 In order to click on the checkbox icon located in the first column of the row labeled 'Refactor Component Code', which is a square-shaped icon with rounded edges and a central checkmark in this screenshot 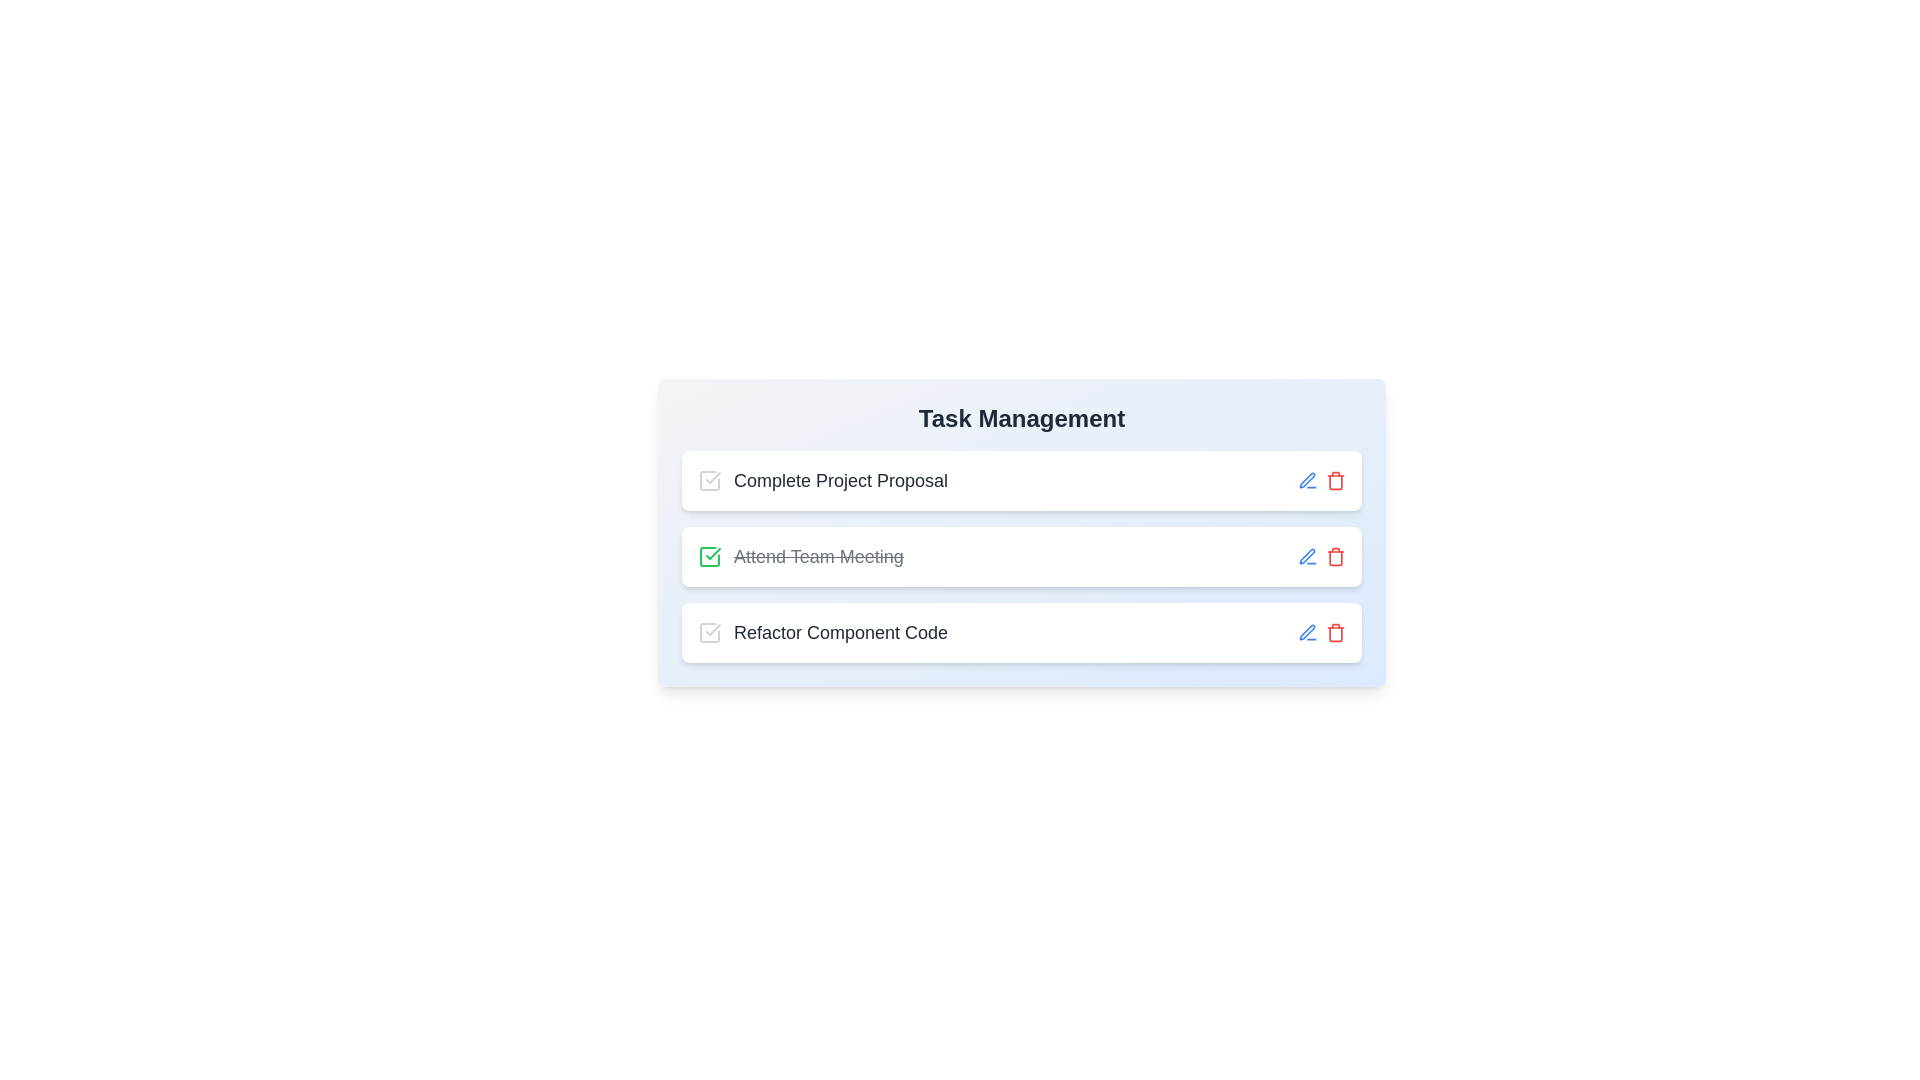, I will do `click(710, 632)`.